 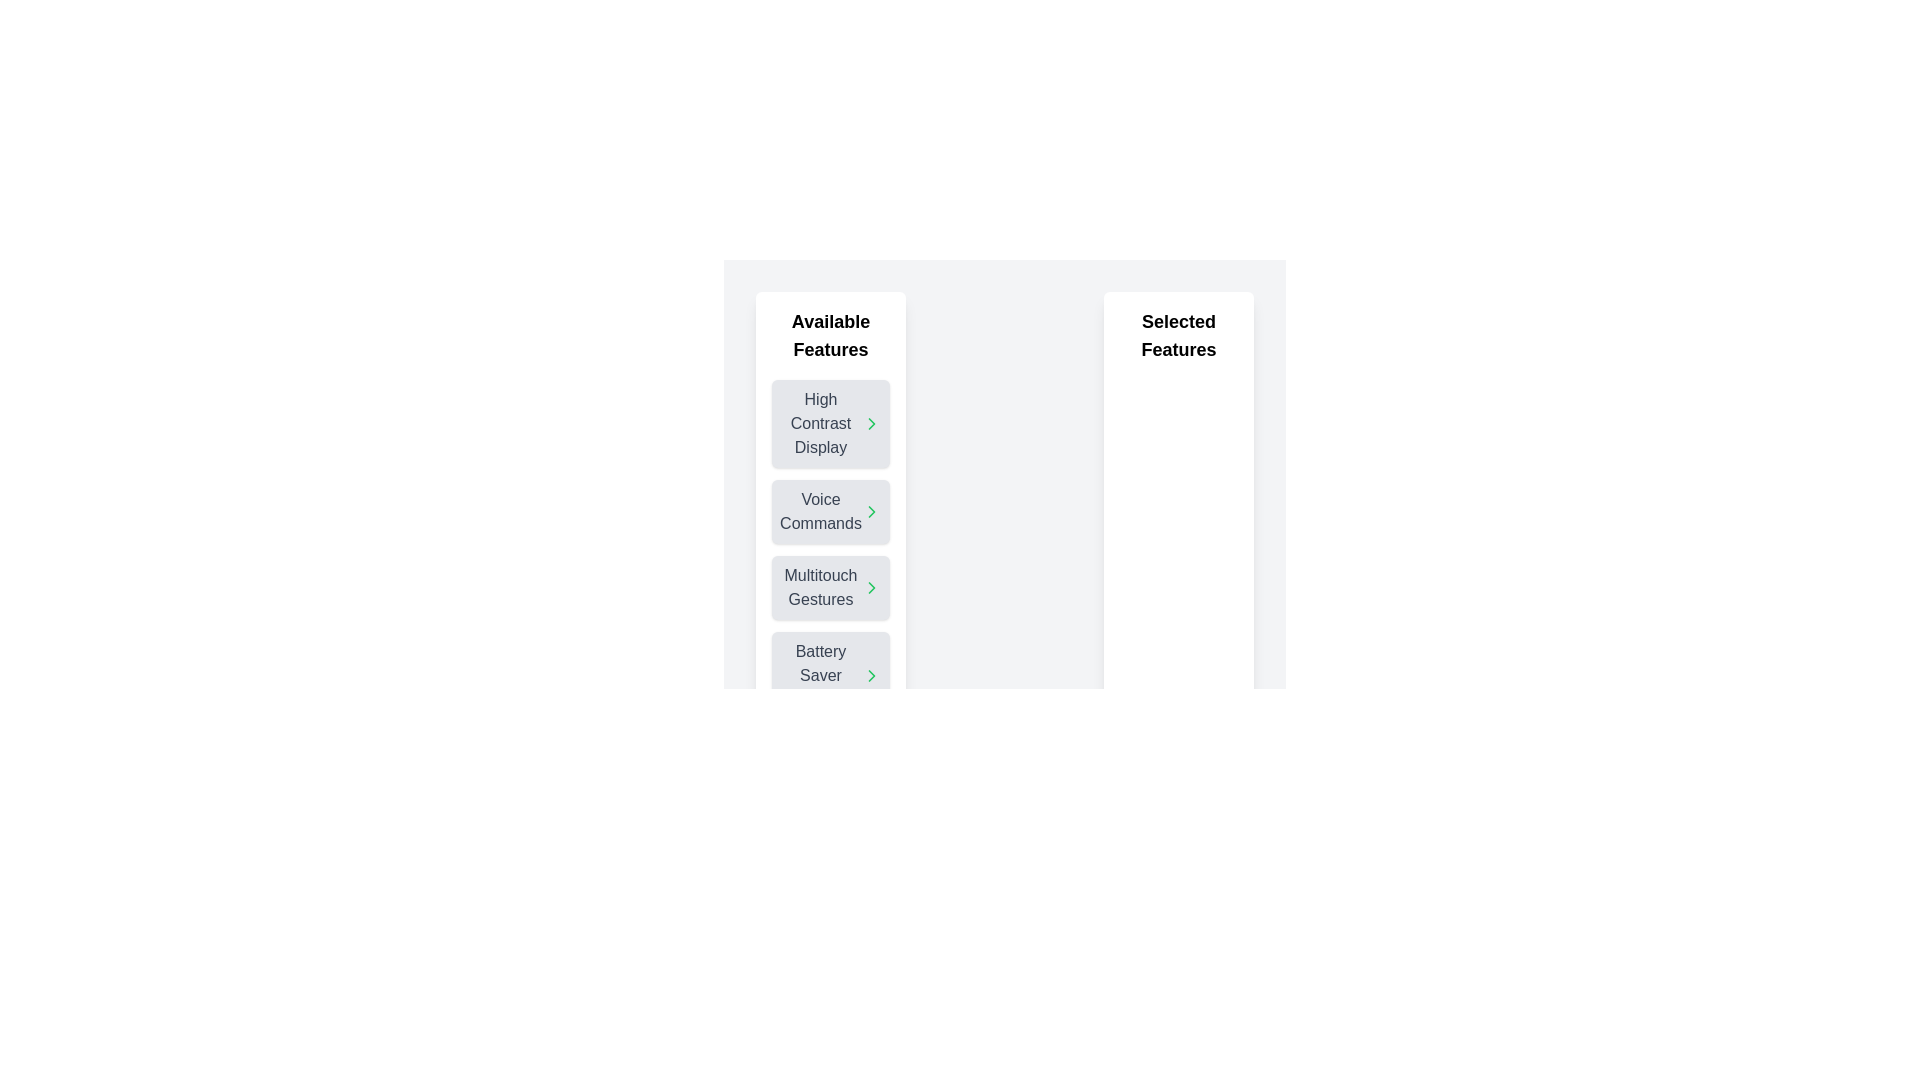 I want to click on the transfer button for the item 'Multitouch Gestures' in the available features list to move it to the selected features list, so click(x=872, y=586).